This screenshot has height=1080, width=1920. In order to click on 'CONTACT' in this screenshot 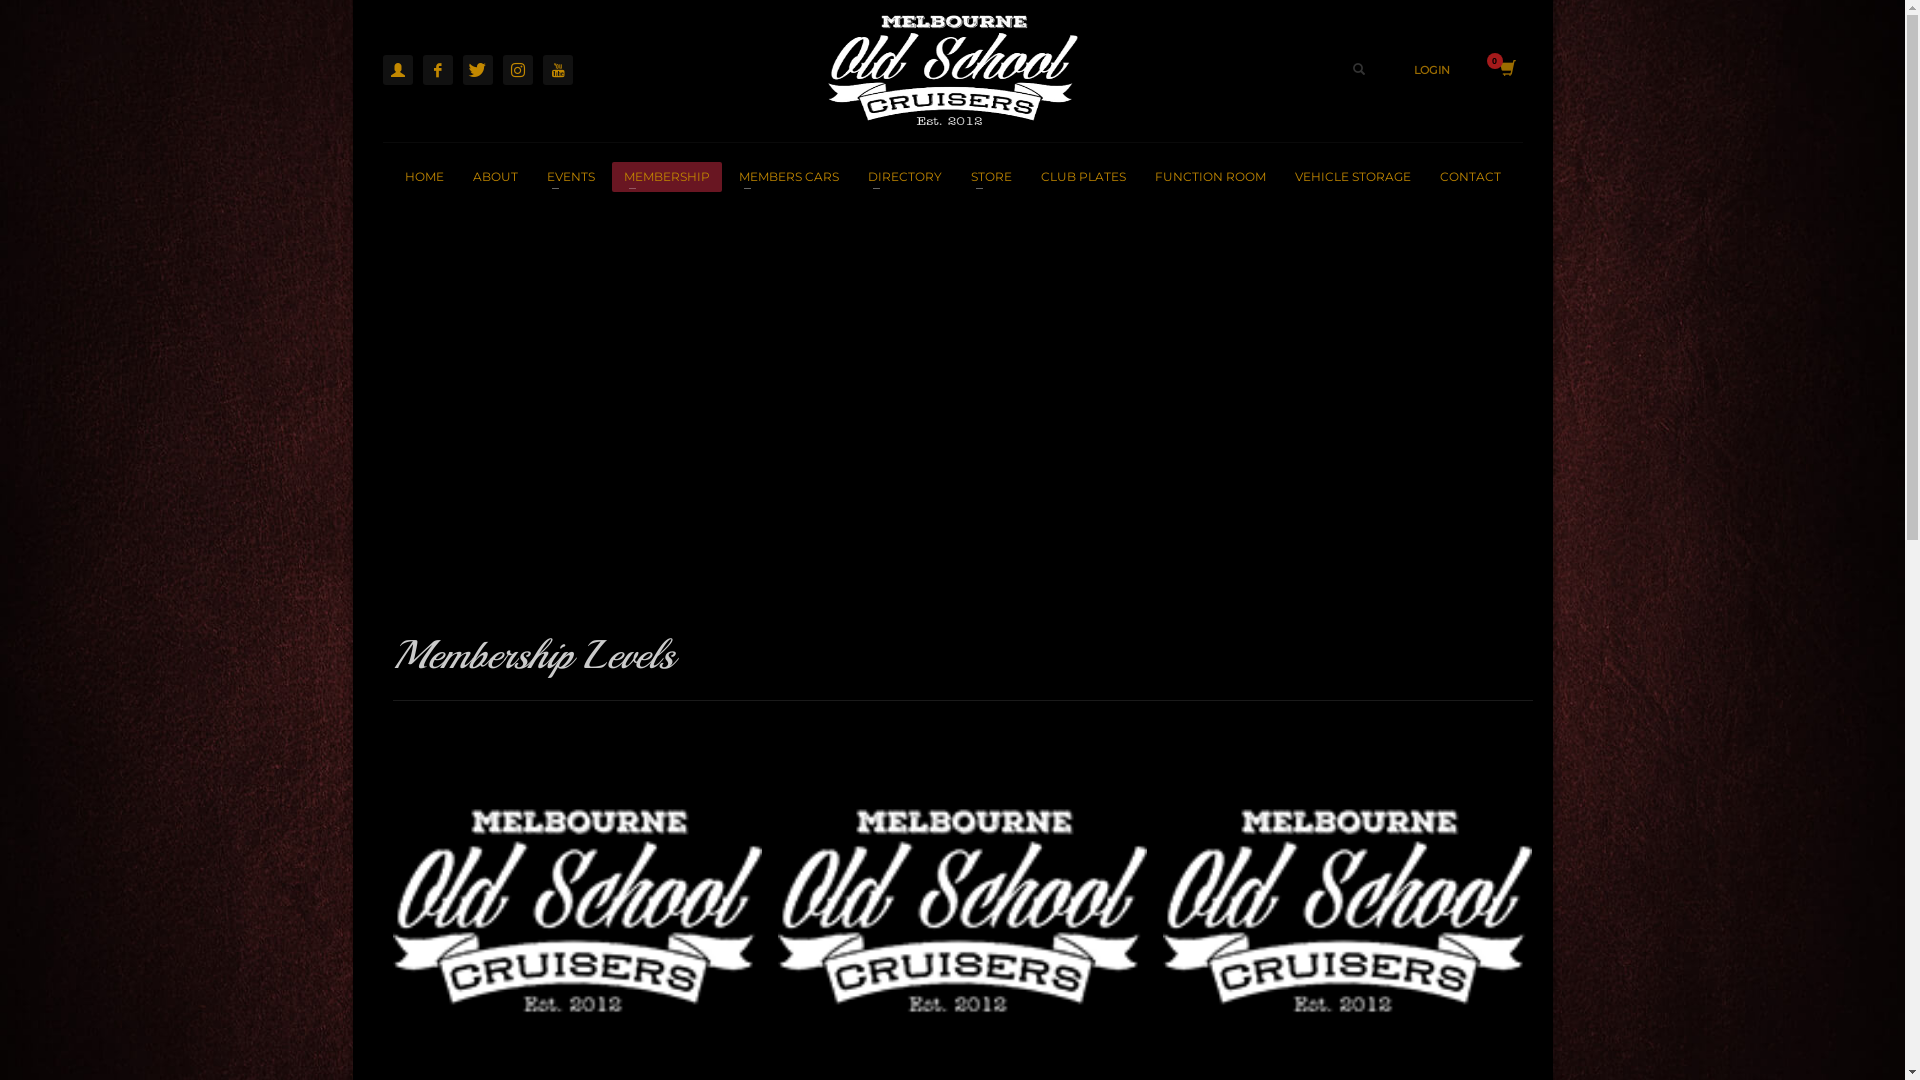, I will do `click(1470, 175)`.